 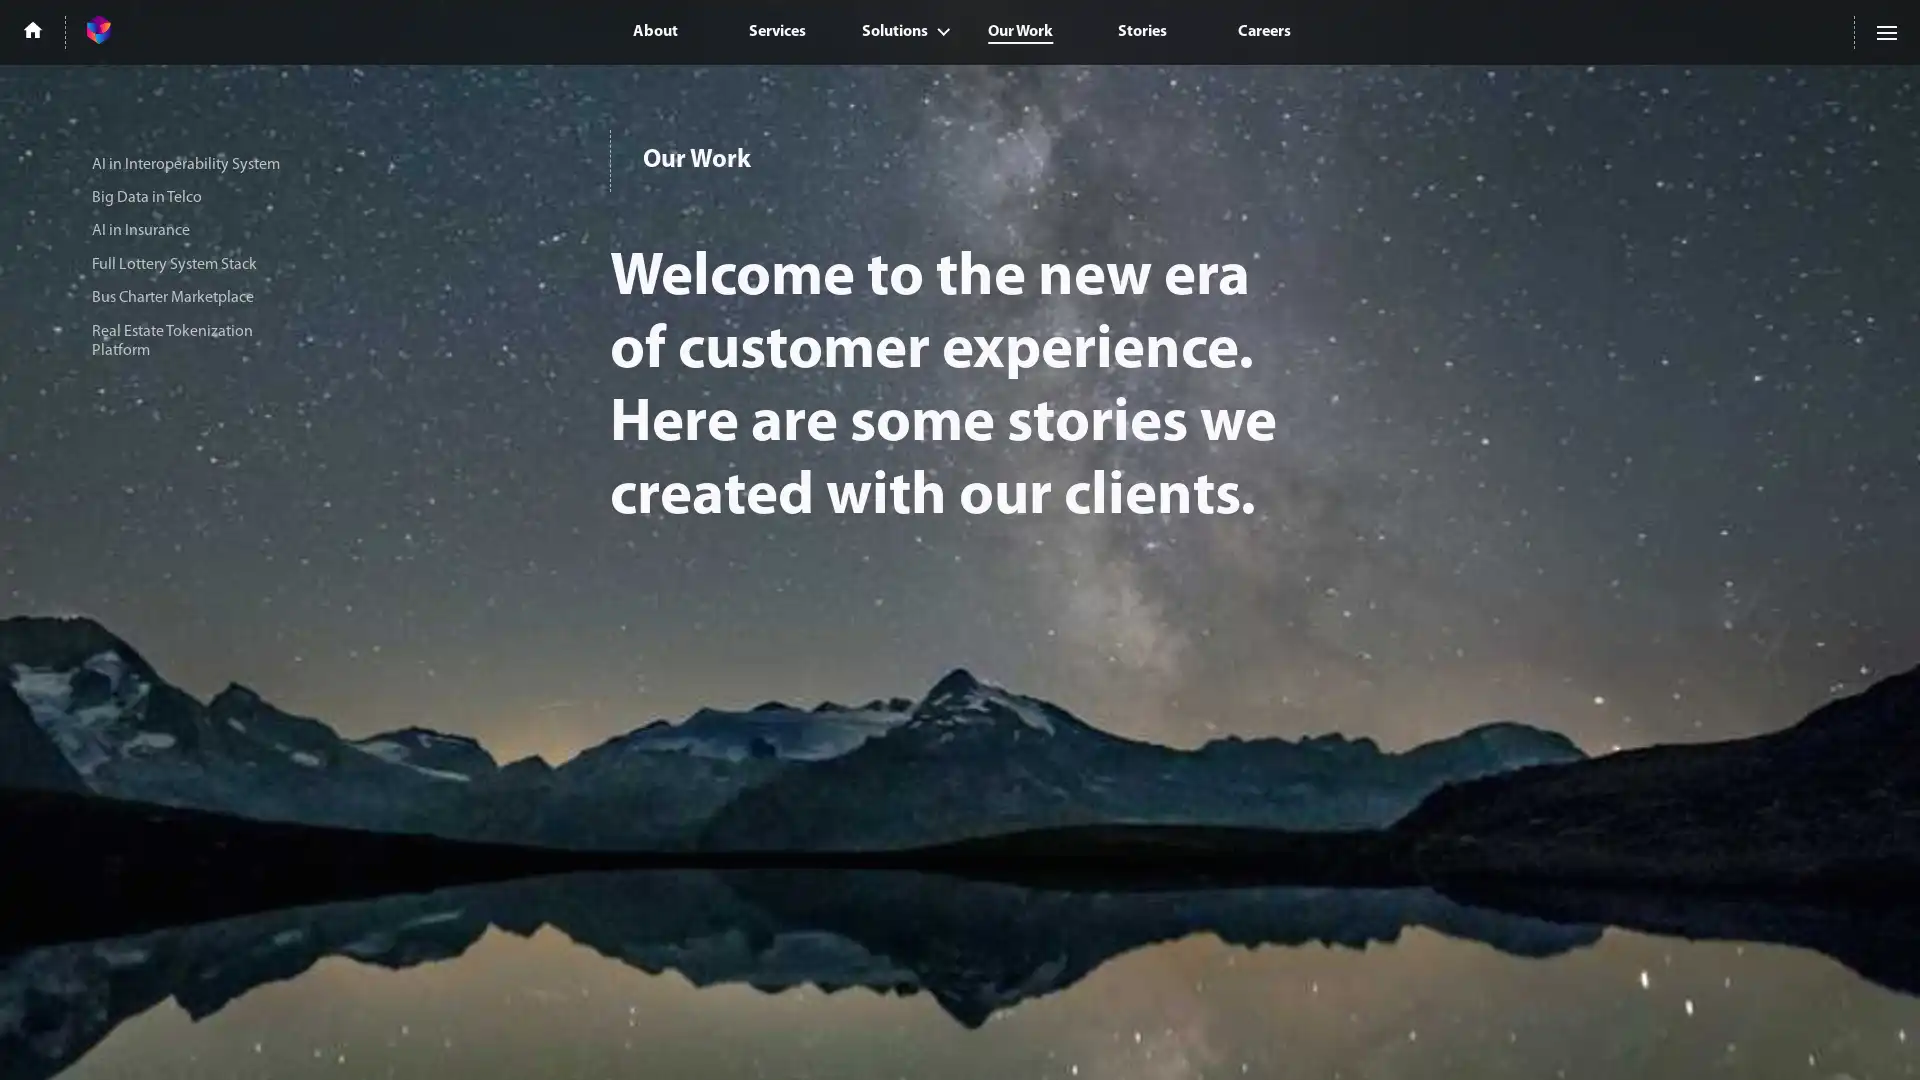 What do you see at coordinates (1793, 1037) in the screenshot?
I see `HIDE` at bounding box center [1793, 1037].